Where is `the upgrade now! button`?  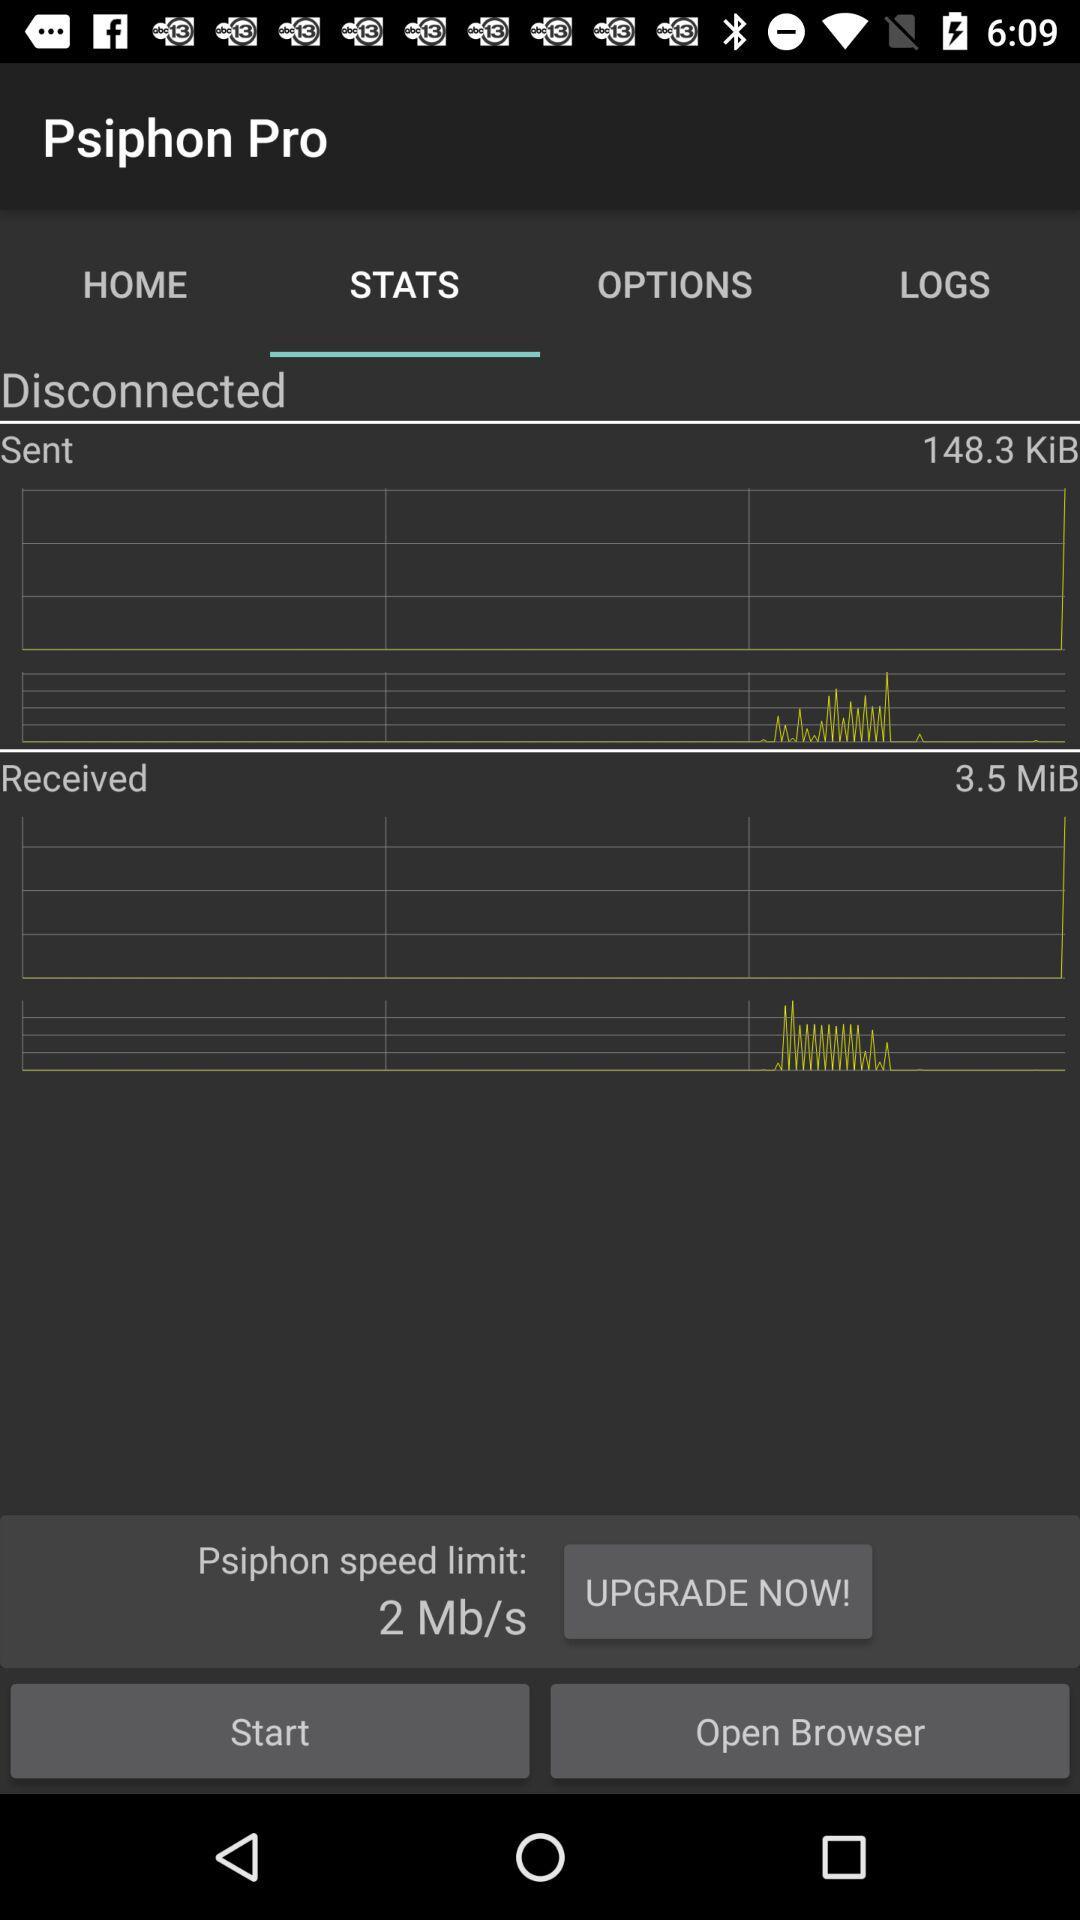 the upgrade now! button is located at coordinates (717, 1590).